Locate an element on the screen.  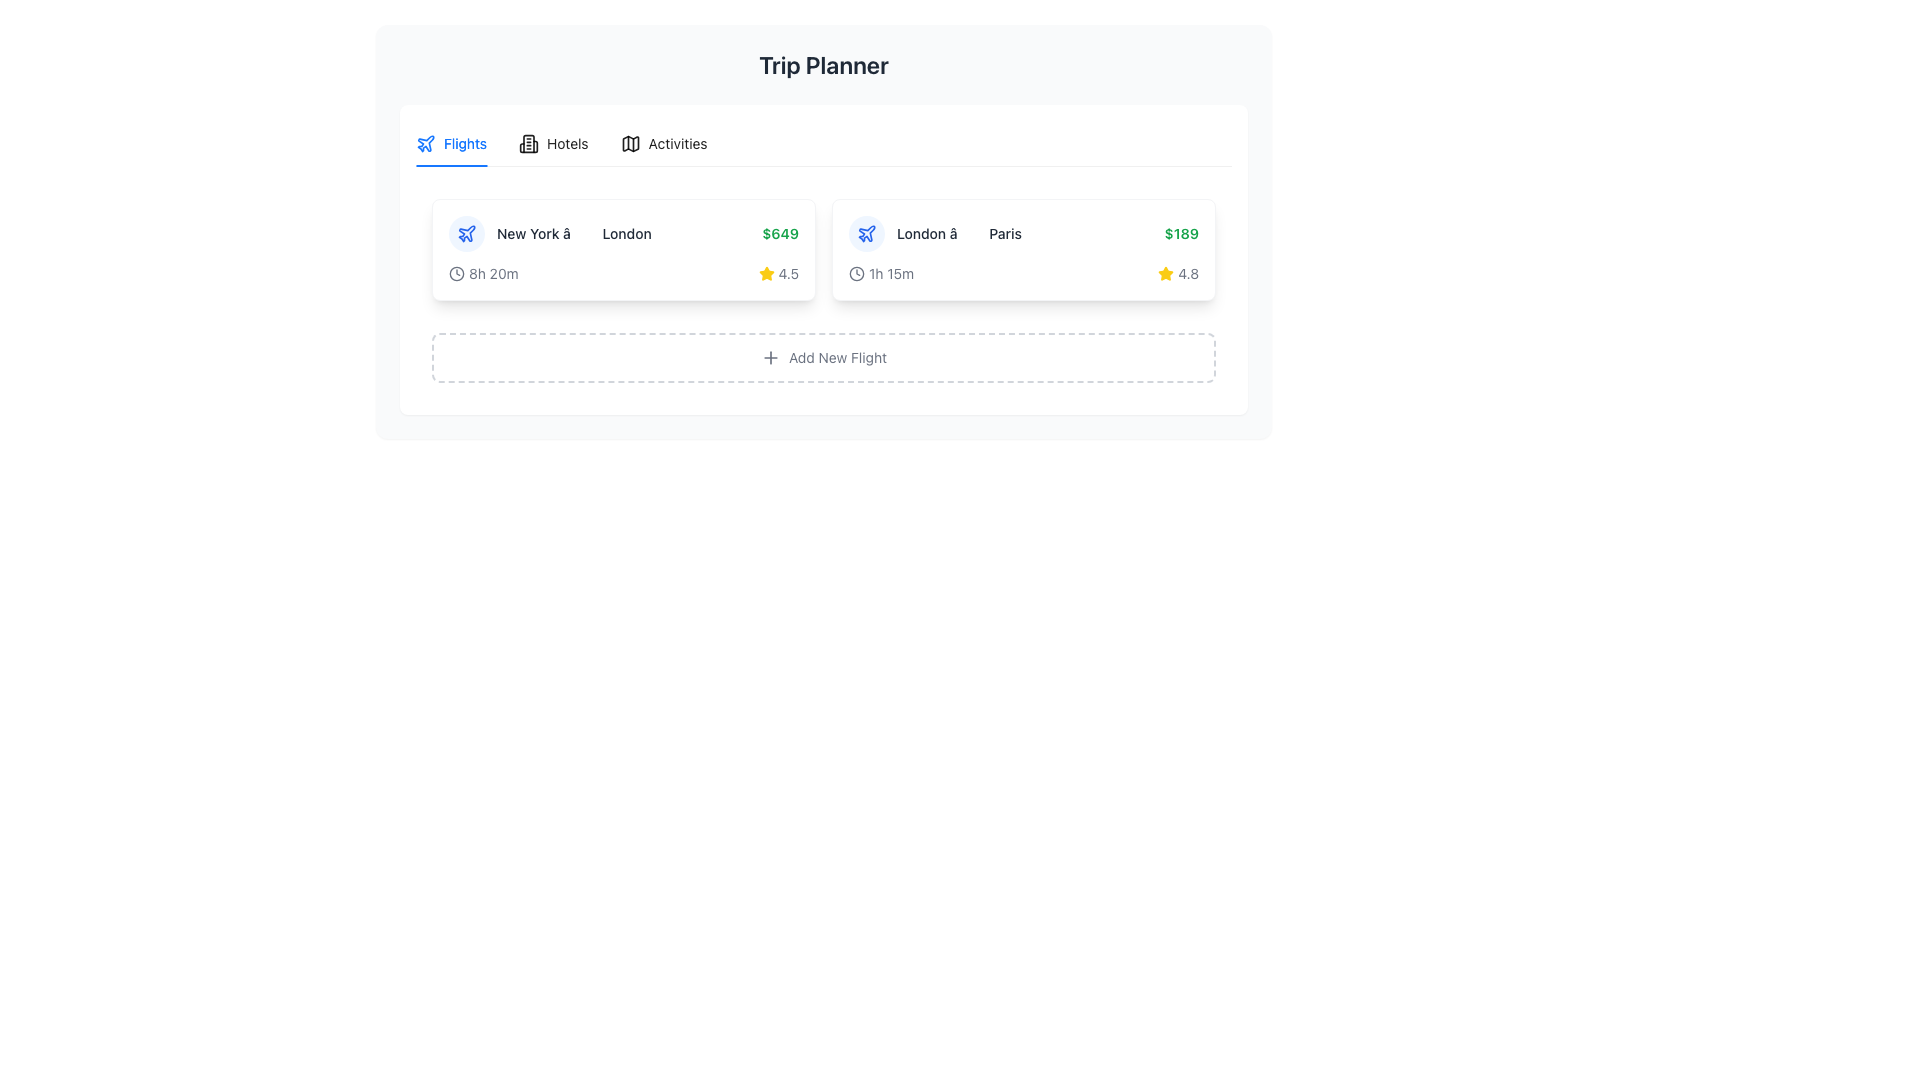
the map-like icon with a folded paper design, which is the third icon in the navigation bar next to the text 'Activities' is located at coordinates (629, 142).